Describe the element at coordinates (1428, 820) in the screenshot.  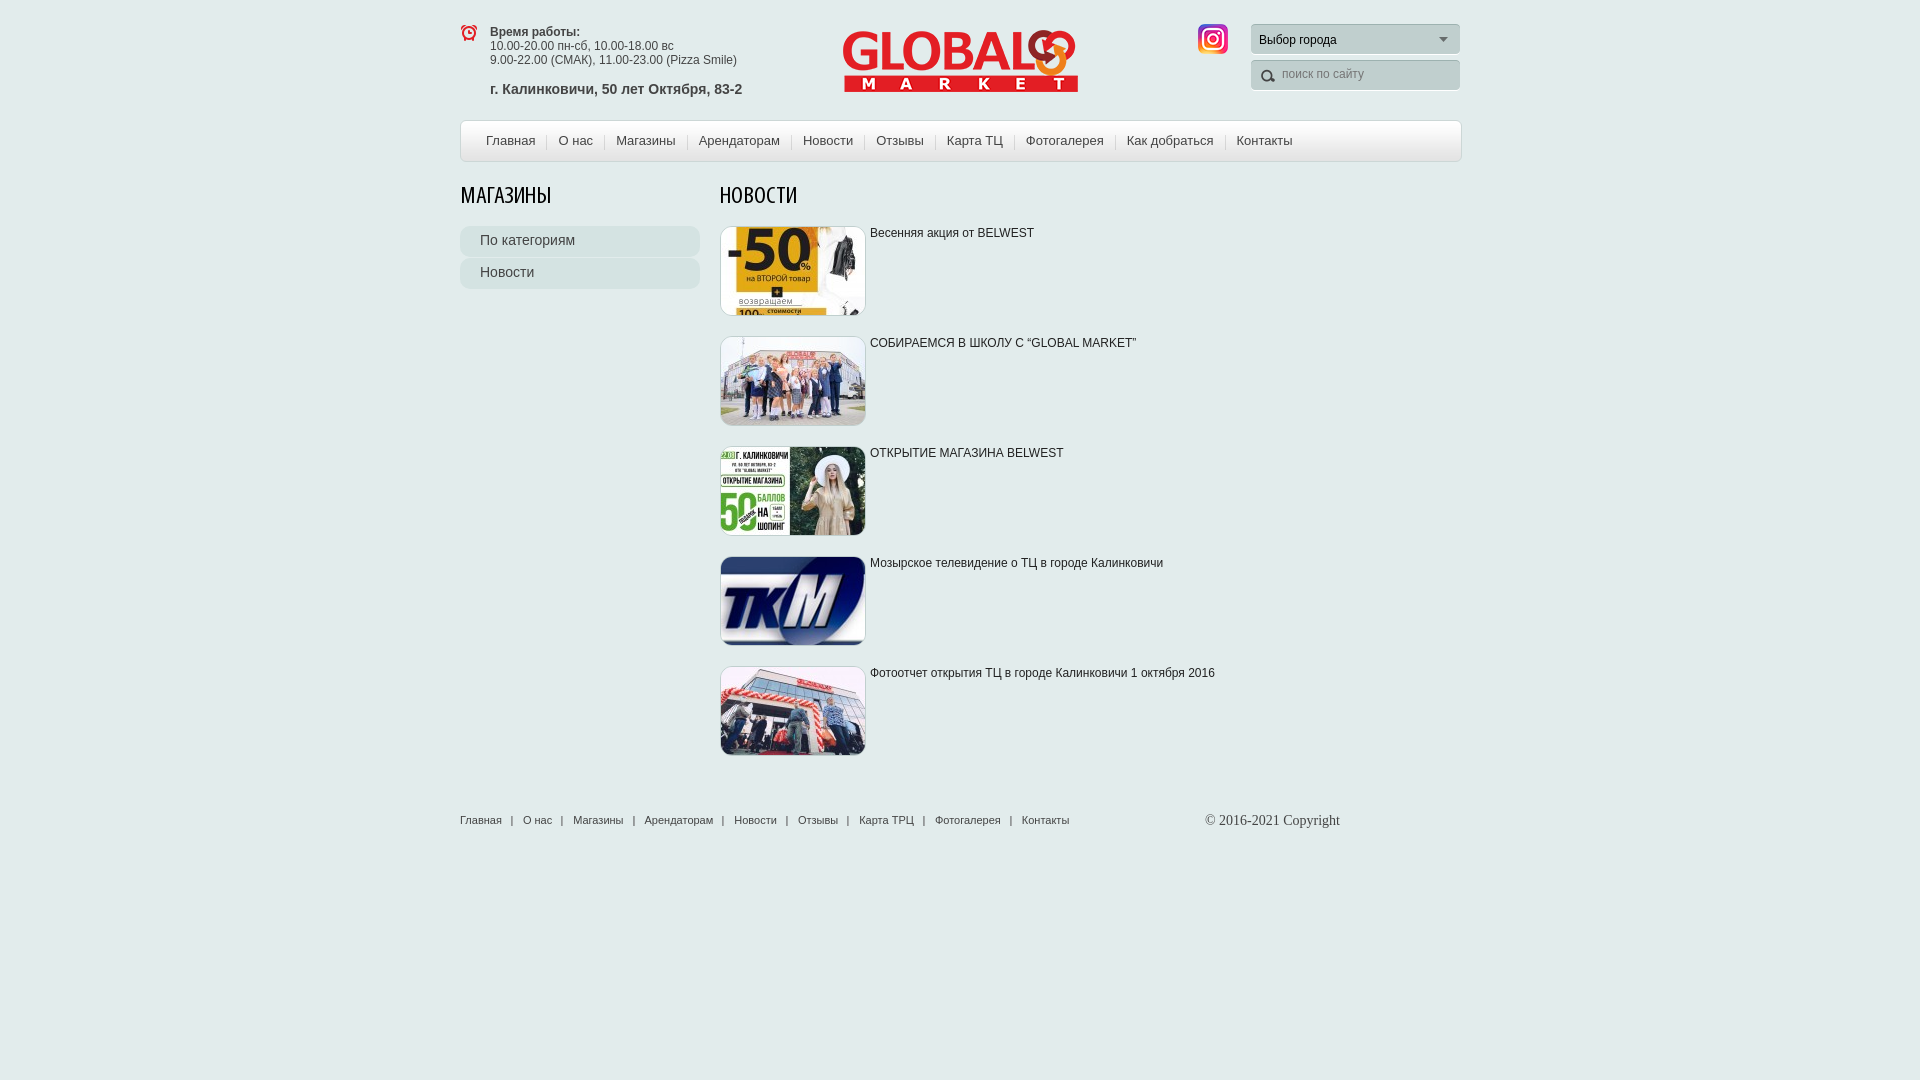
I see `'LiveInternet'` at that location.